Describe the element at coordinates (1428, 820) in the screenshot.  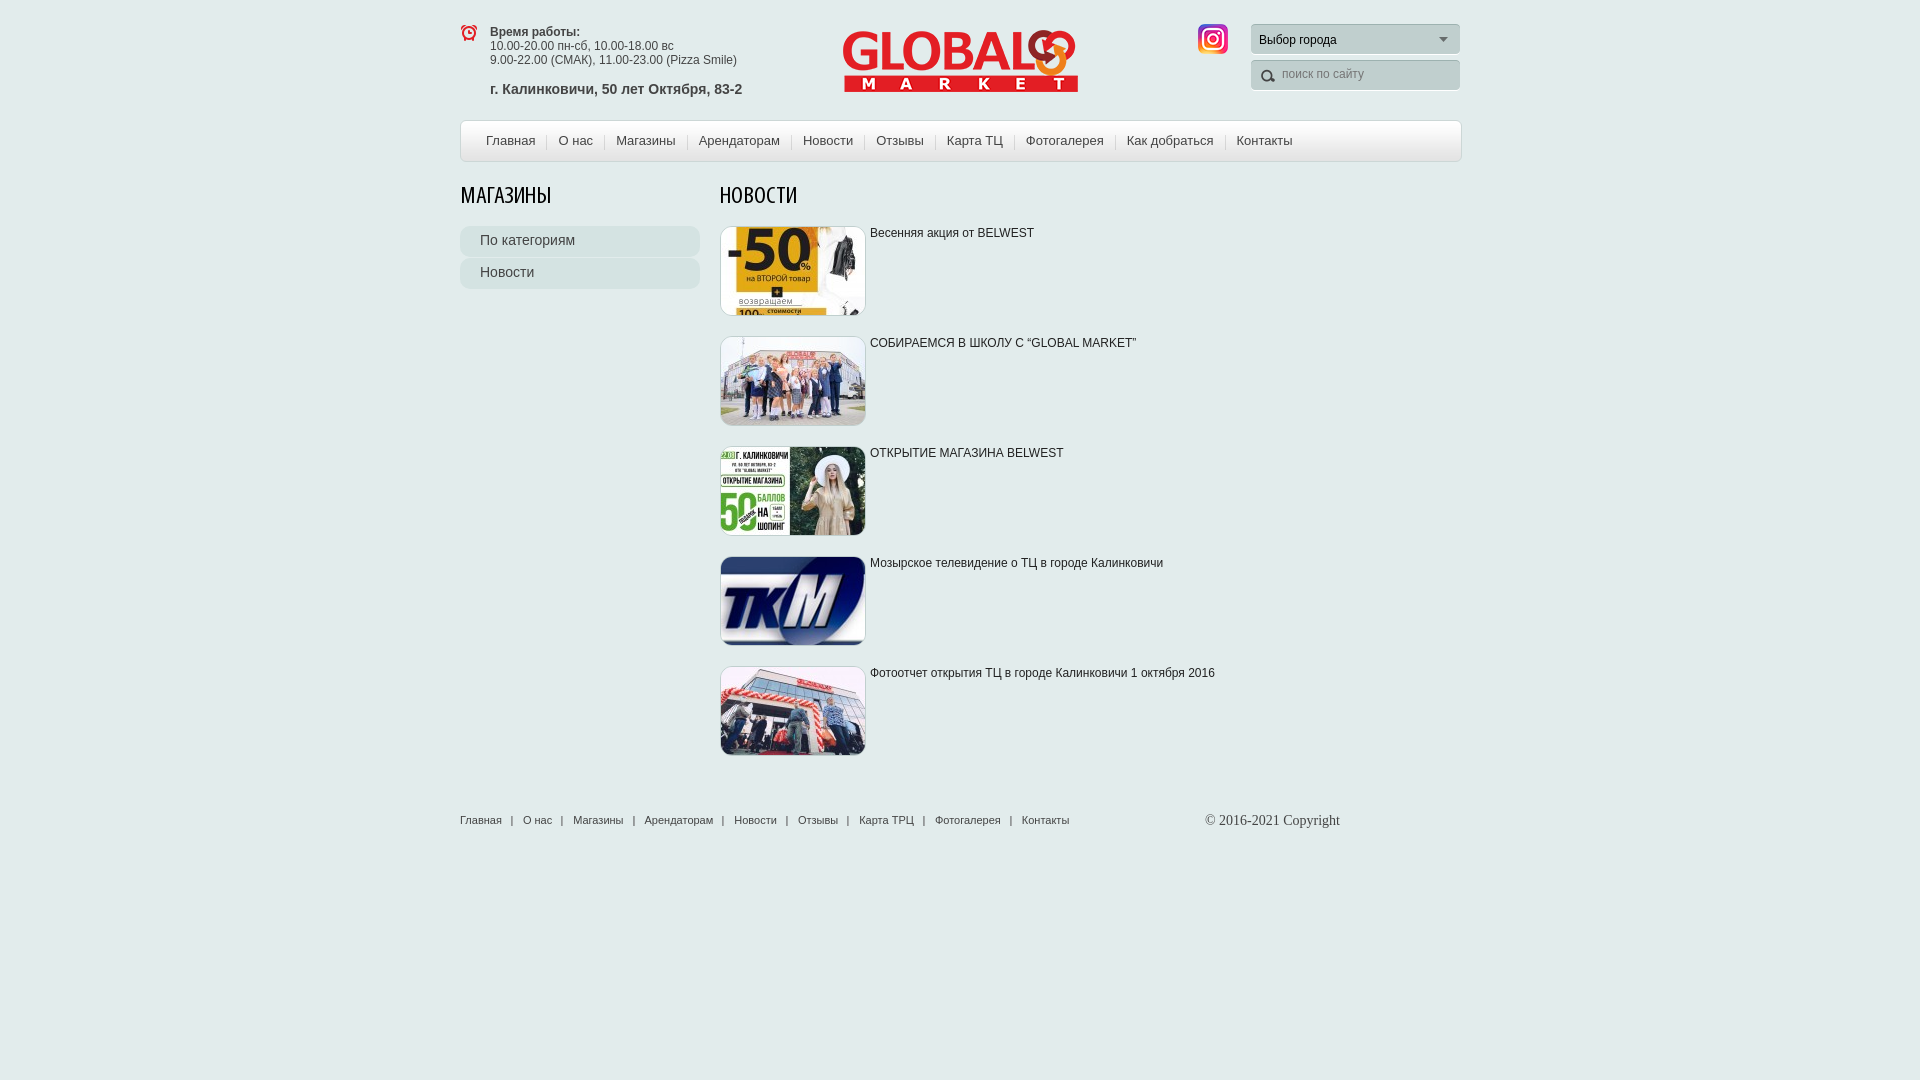
I see `'LiveInternet'` at that location.